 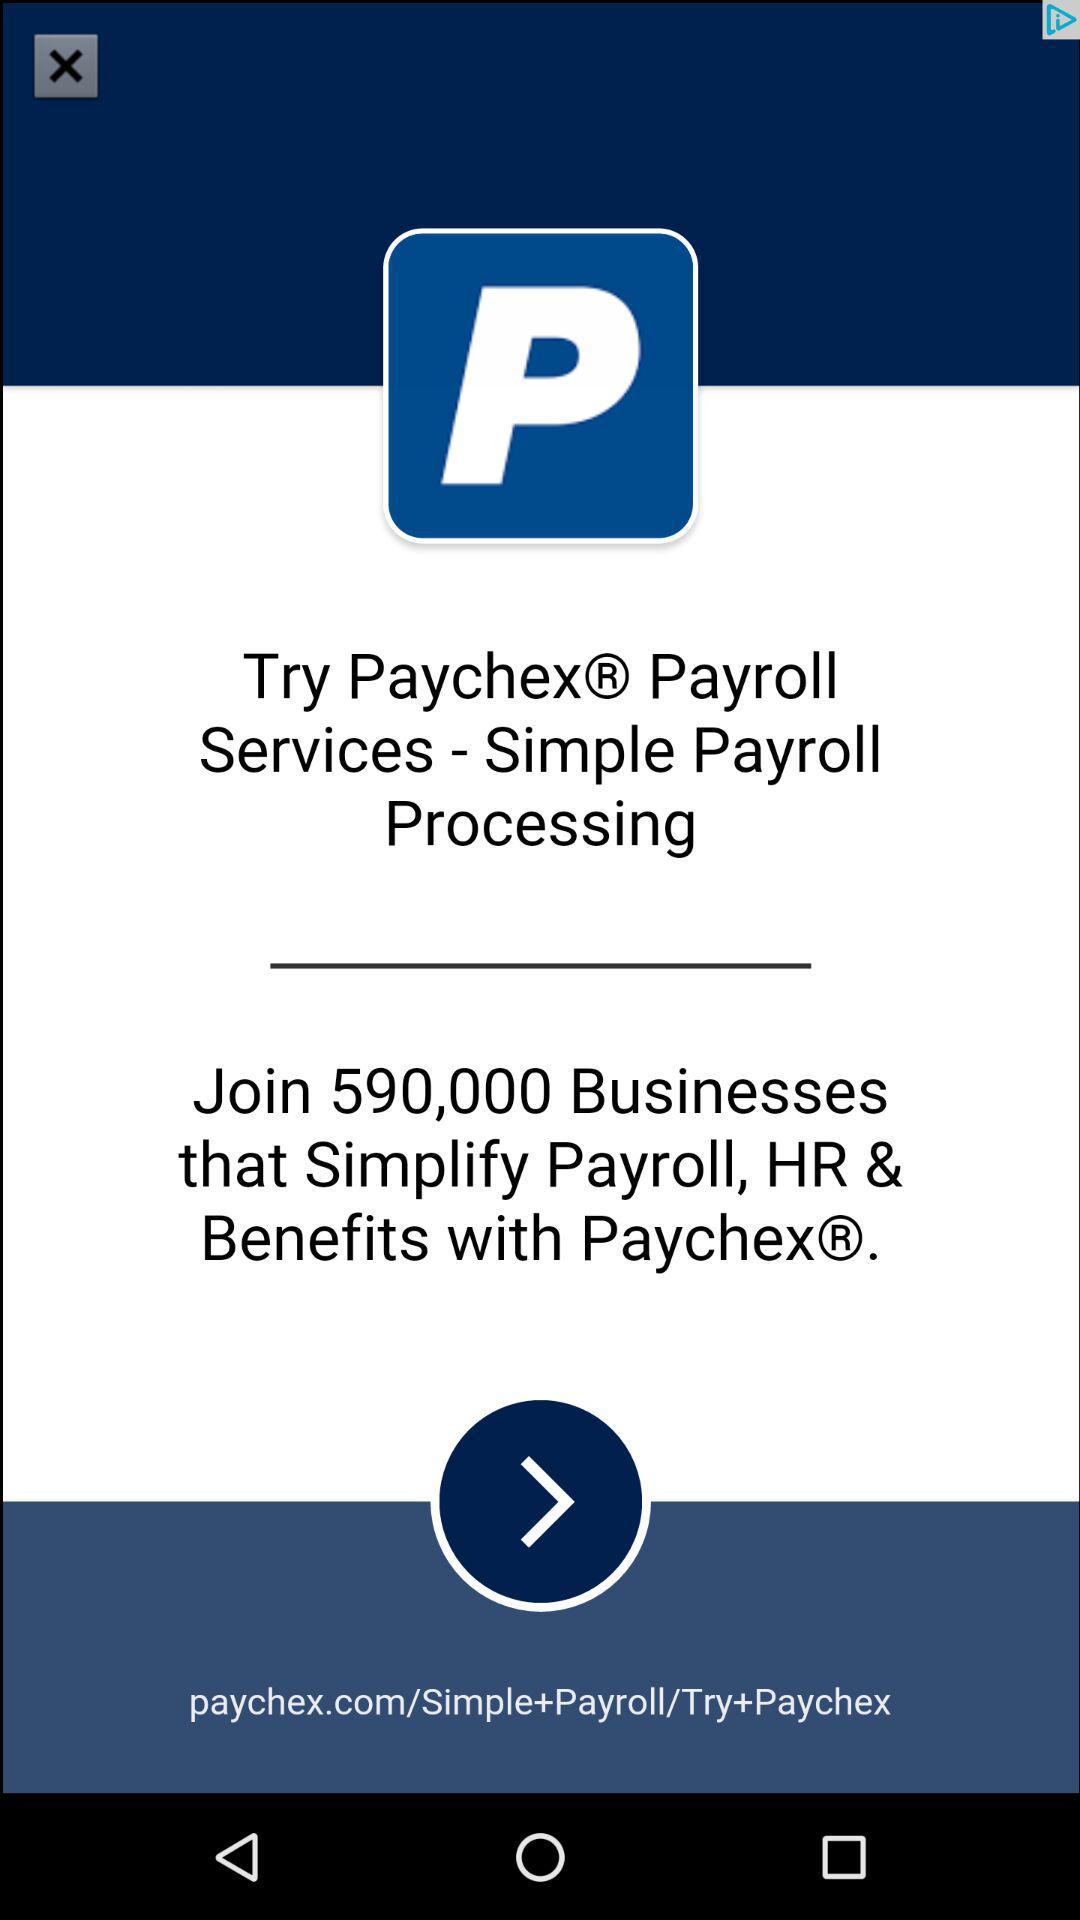 What do you see at coordinates (64, 70) in the screenshot?
I see `the close icon` at bounding box center [64, 70].